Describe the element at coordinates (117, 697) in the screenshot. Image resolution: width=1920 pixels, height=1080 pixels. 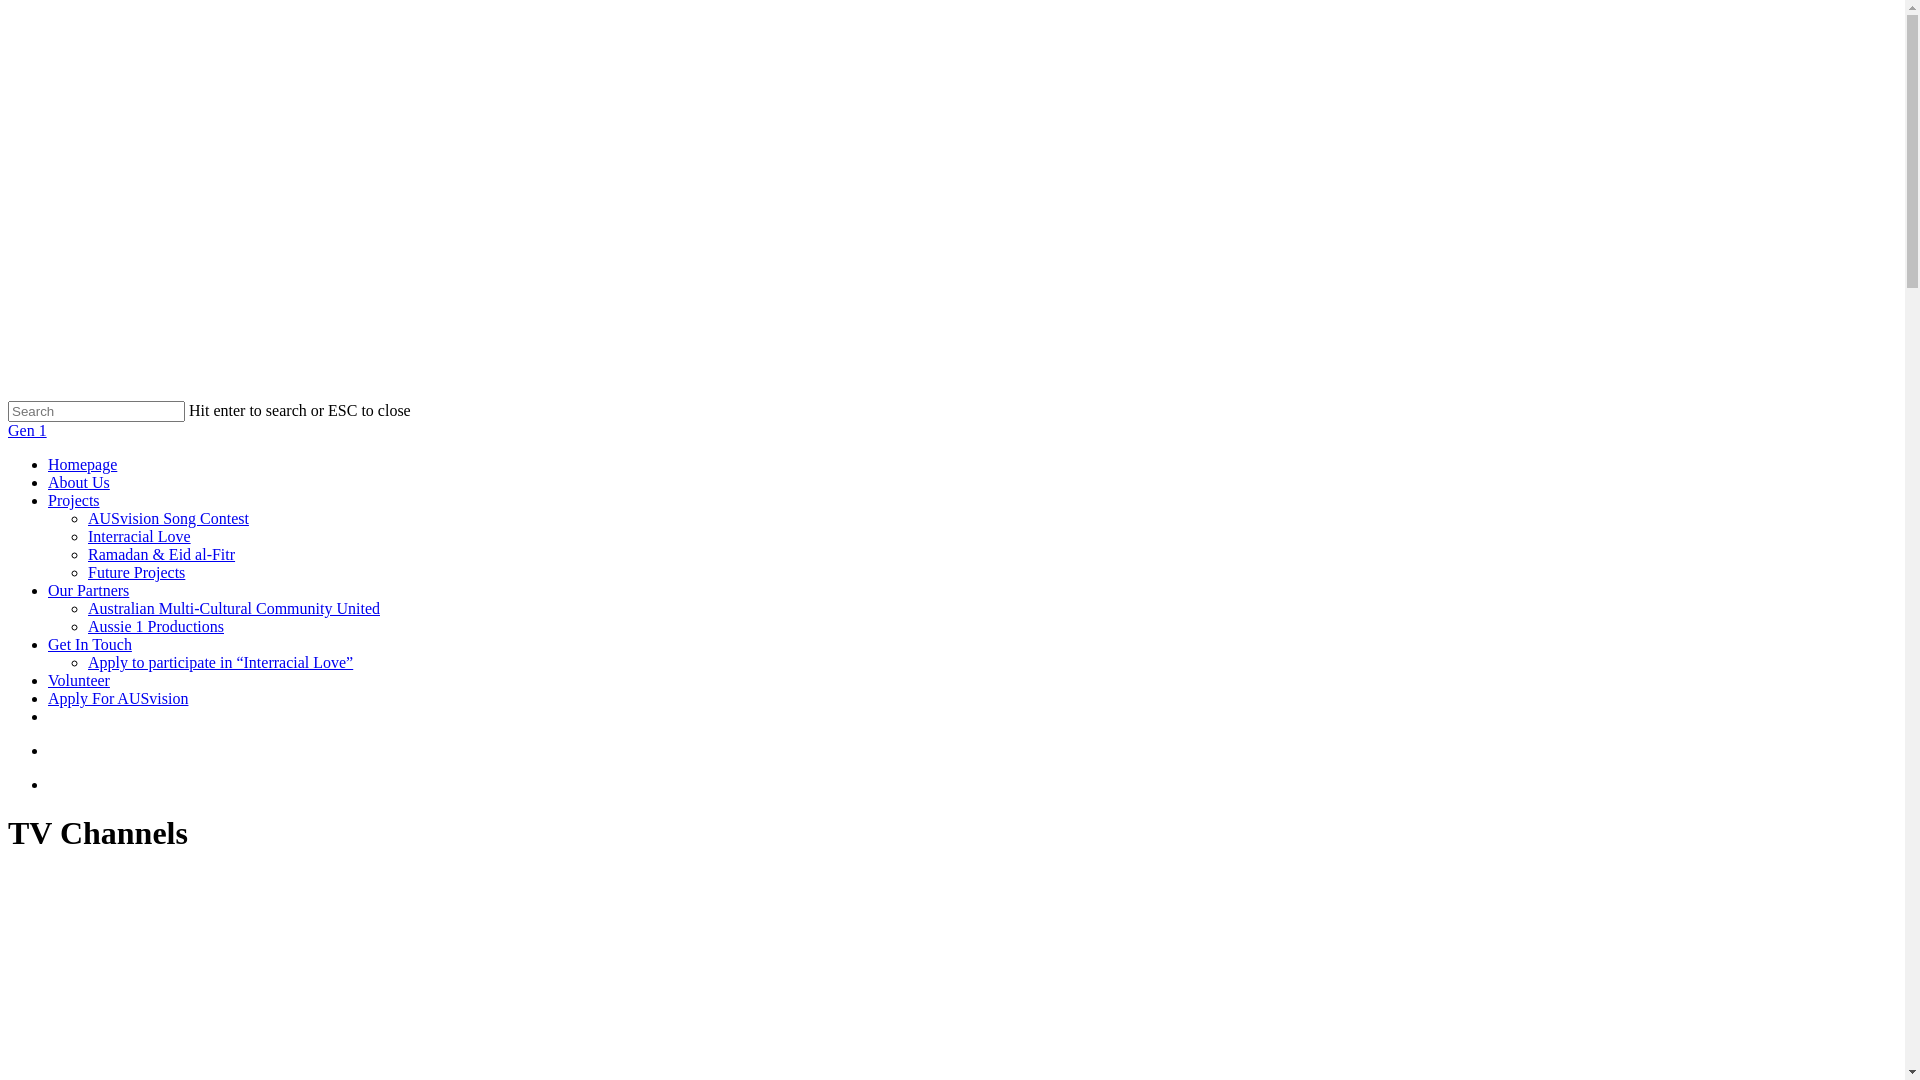
I see `'Apply For AUSvision'` at that location.